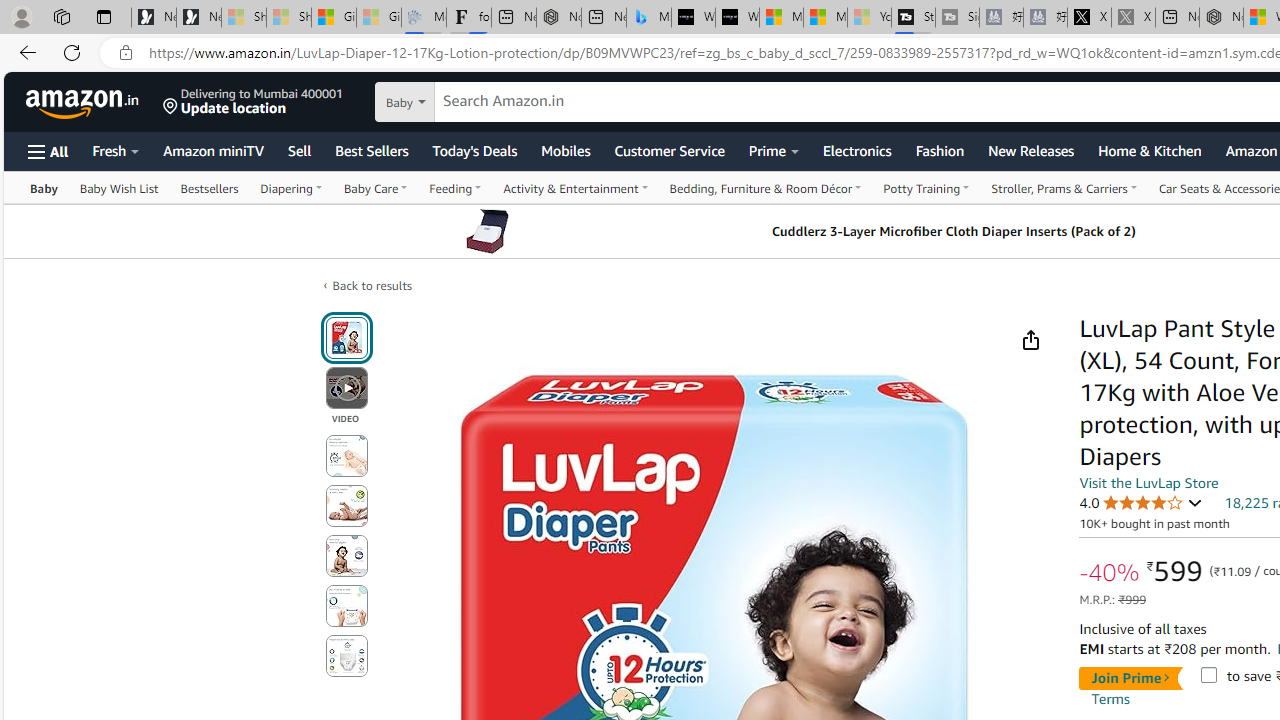  I want to click on 'Microsoft Start Sports', so click(780, 17).